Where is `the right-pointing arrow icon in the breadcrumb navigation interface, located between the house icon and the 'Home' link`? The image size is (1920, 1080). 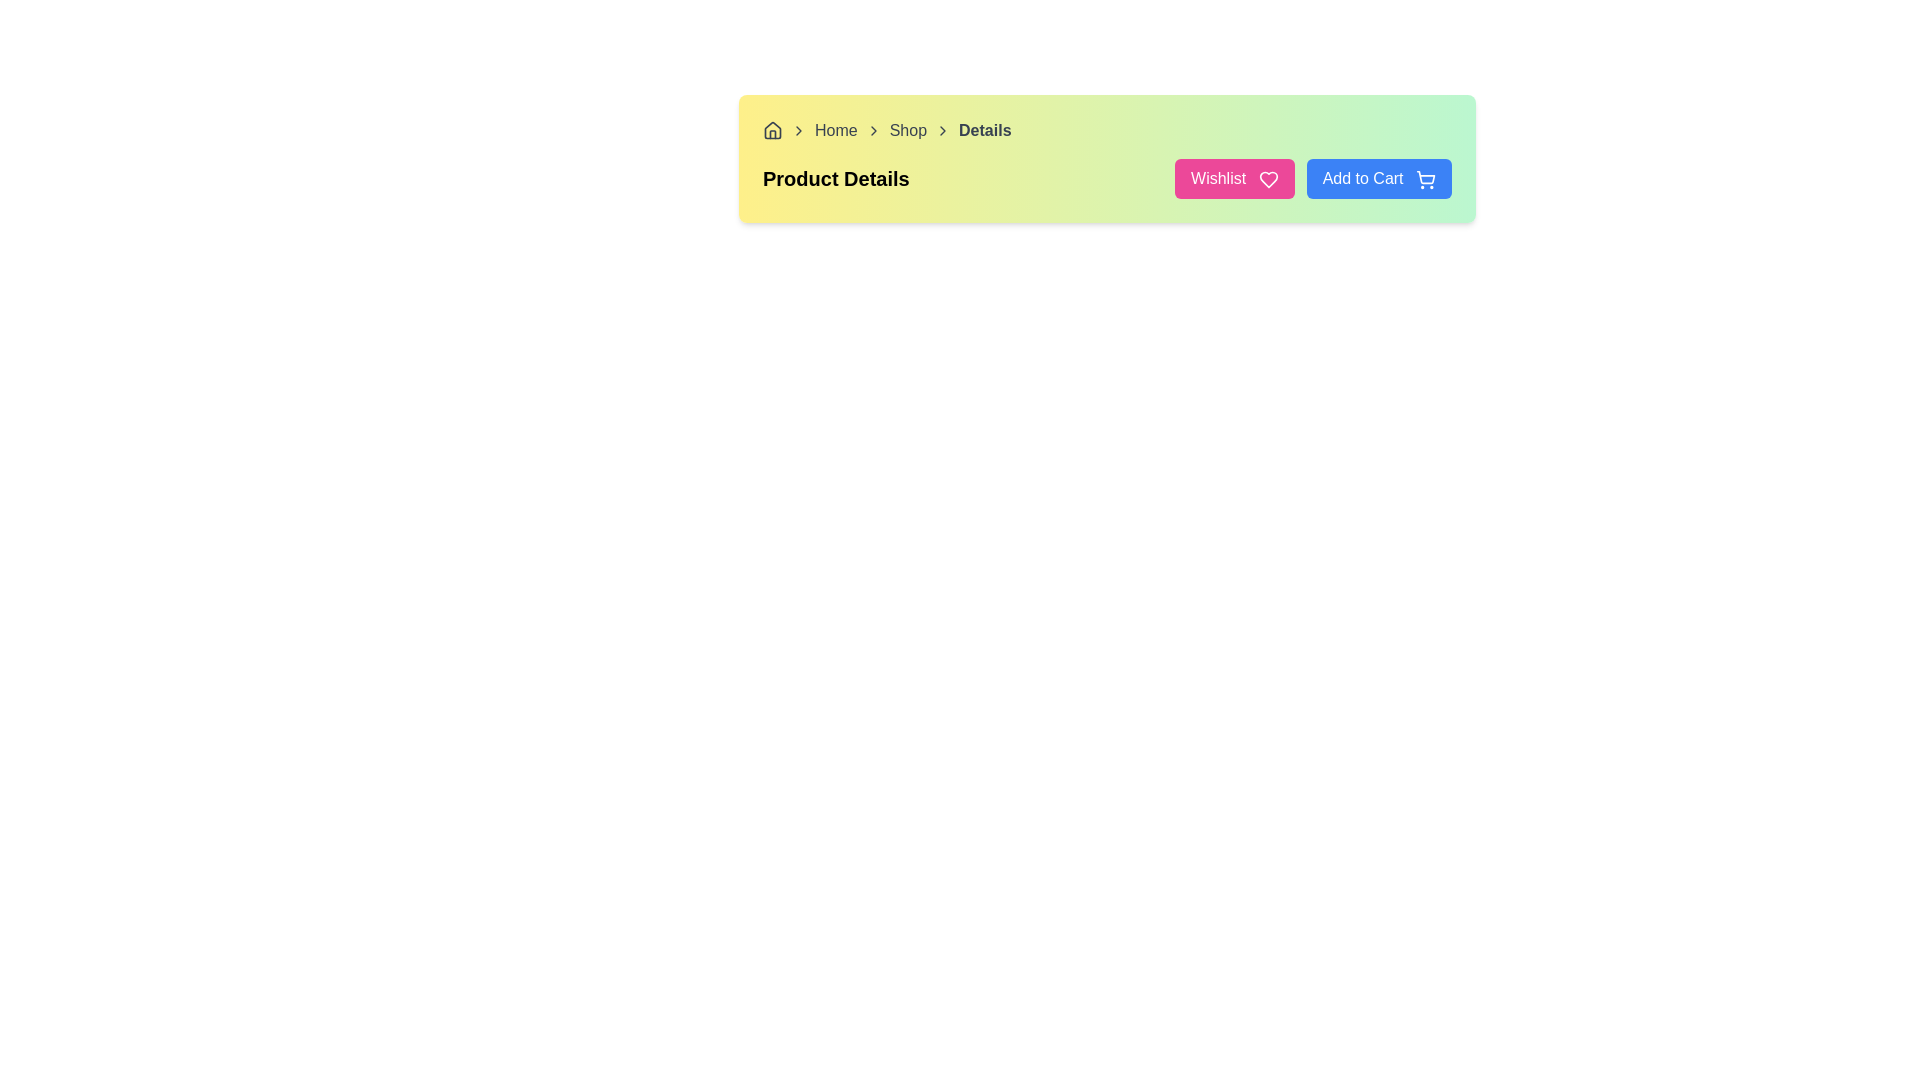
the right-pointing arrow icon in the breadcrumb navigation interface, located between the house icon and the 'Home' link is located at coordinates (797, 131).